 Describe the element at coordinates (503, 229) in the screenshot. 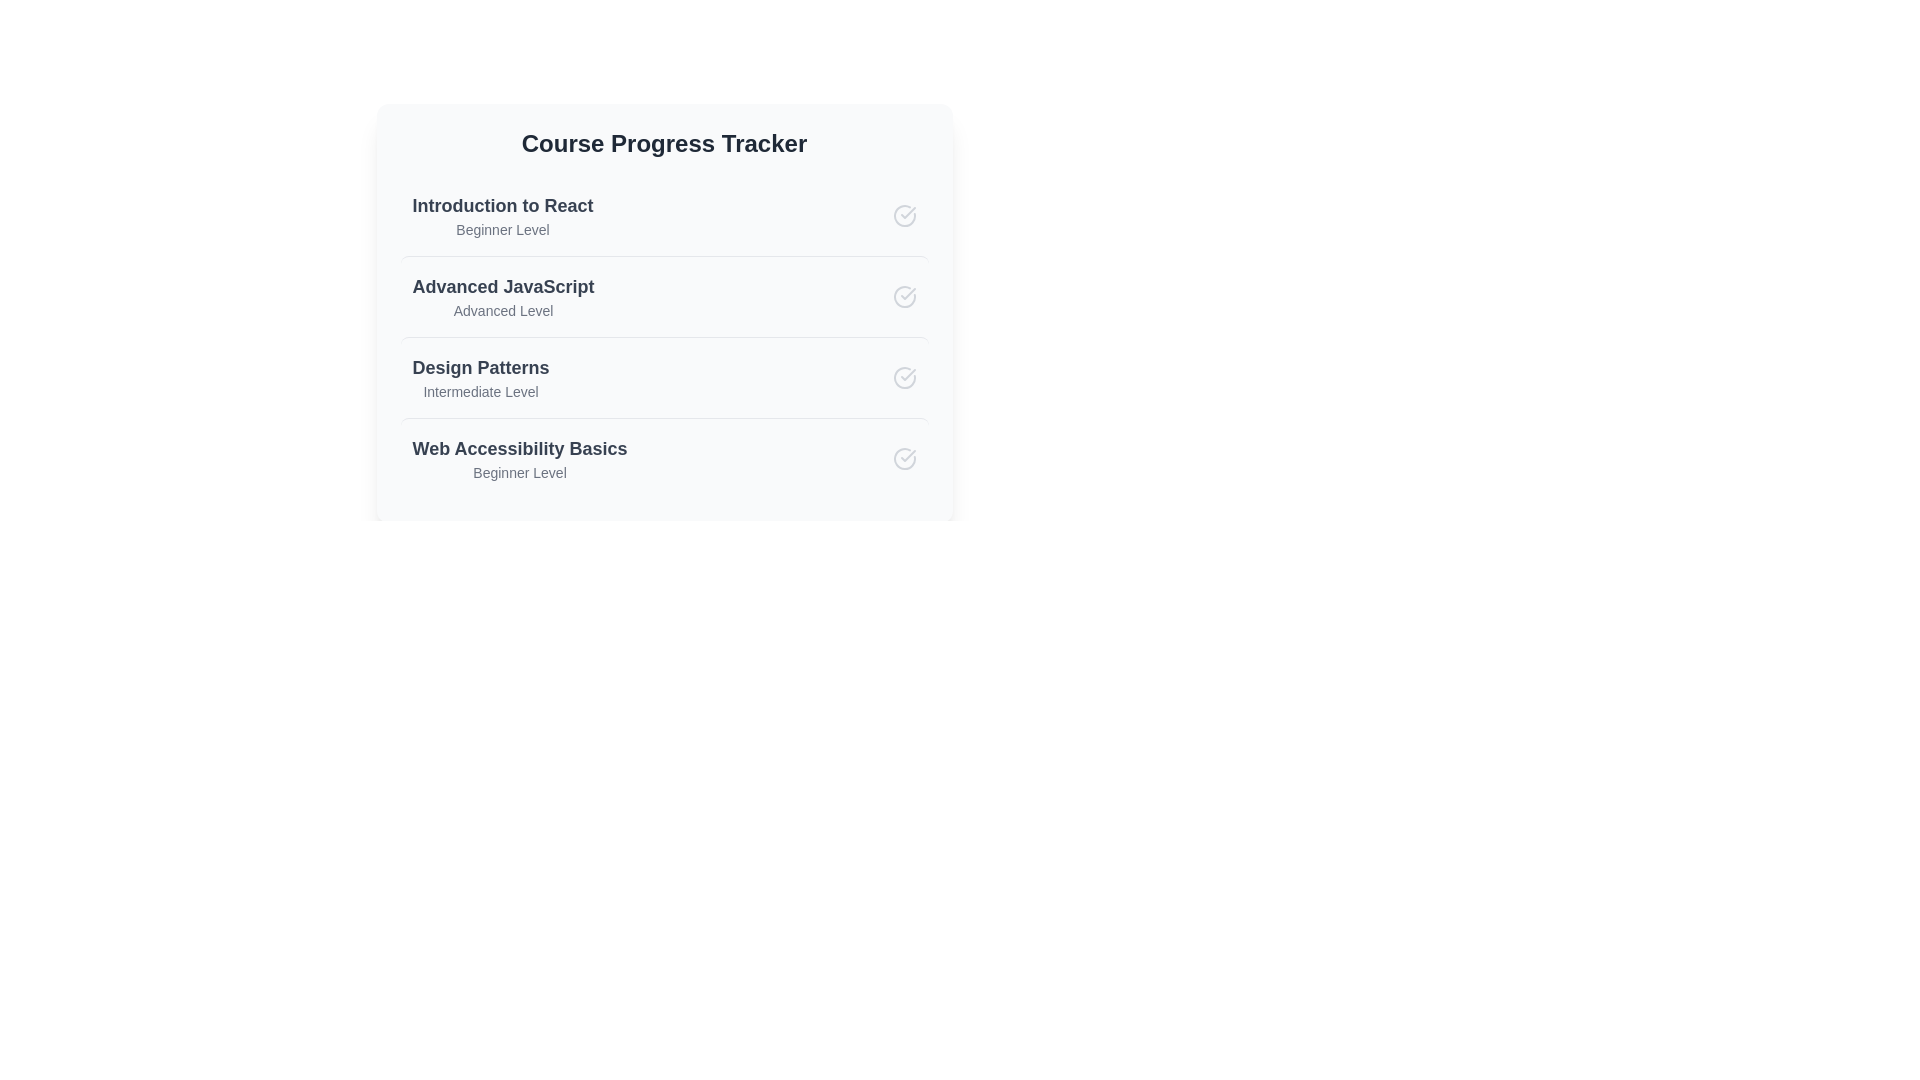

I see `the text label indicating the difficulty or suitability level of the course, which is located directly below 'Introduction to React'` at that location.